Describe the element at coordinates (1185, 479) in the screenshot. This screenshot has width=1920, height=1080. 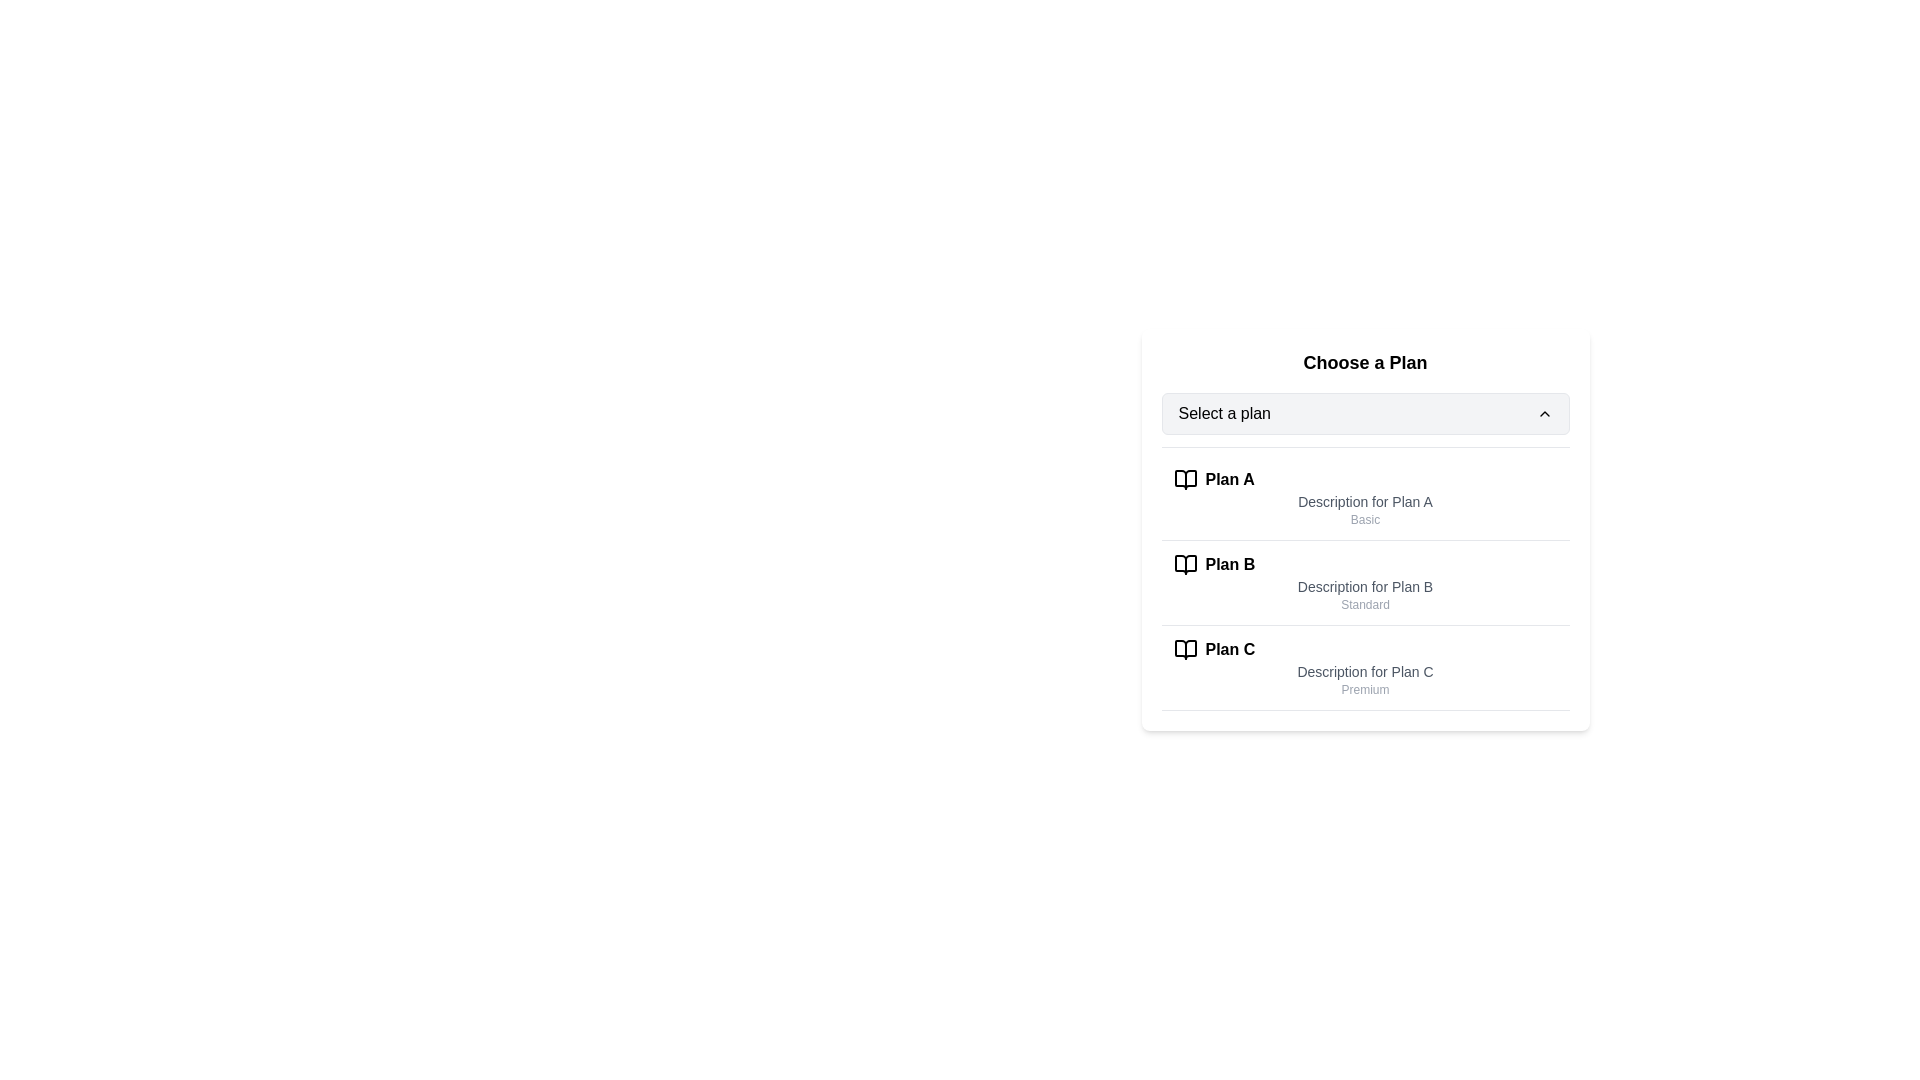
I see `the open book icon, which is characterized by two symmetrical pages and a vertical line in the middle, located to the left of the 'Plan A' label in the 'Choose a Plan' interface` at that location.